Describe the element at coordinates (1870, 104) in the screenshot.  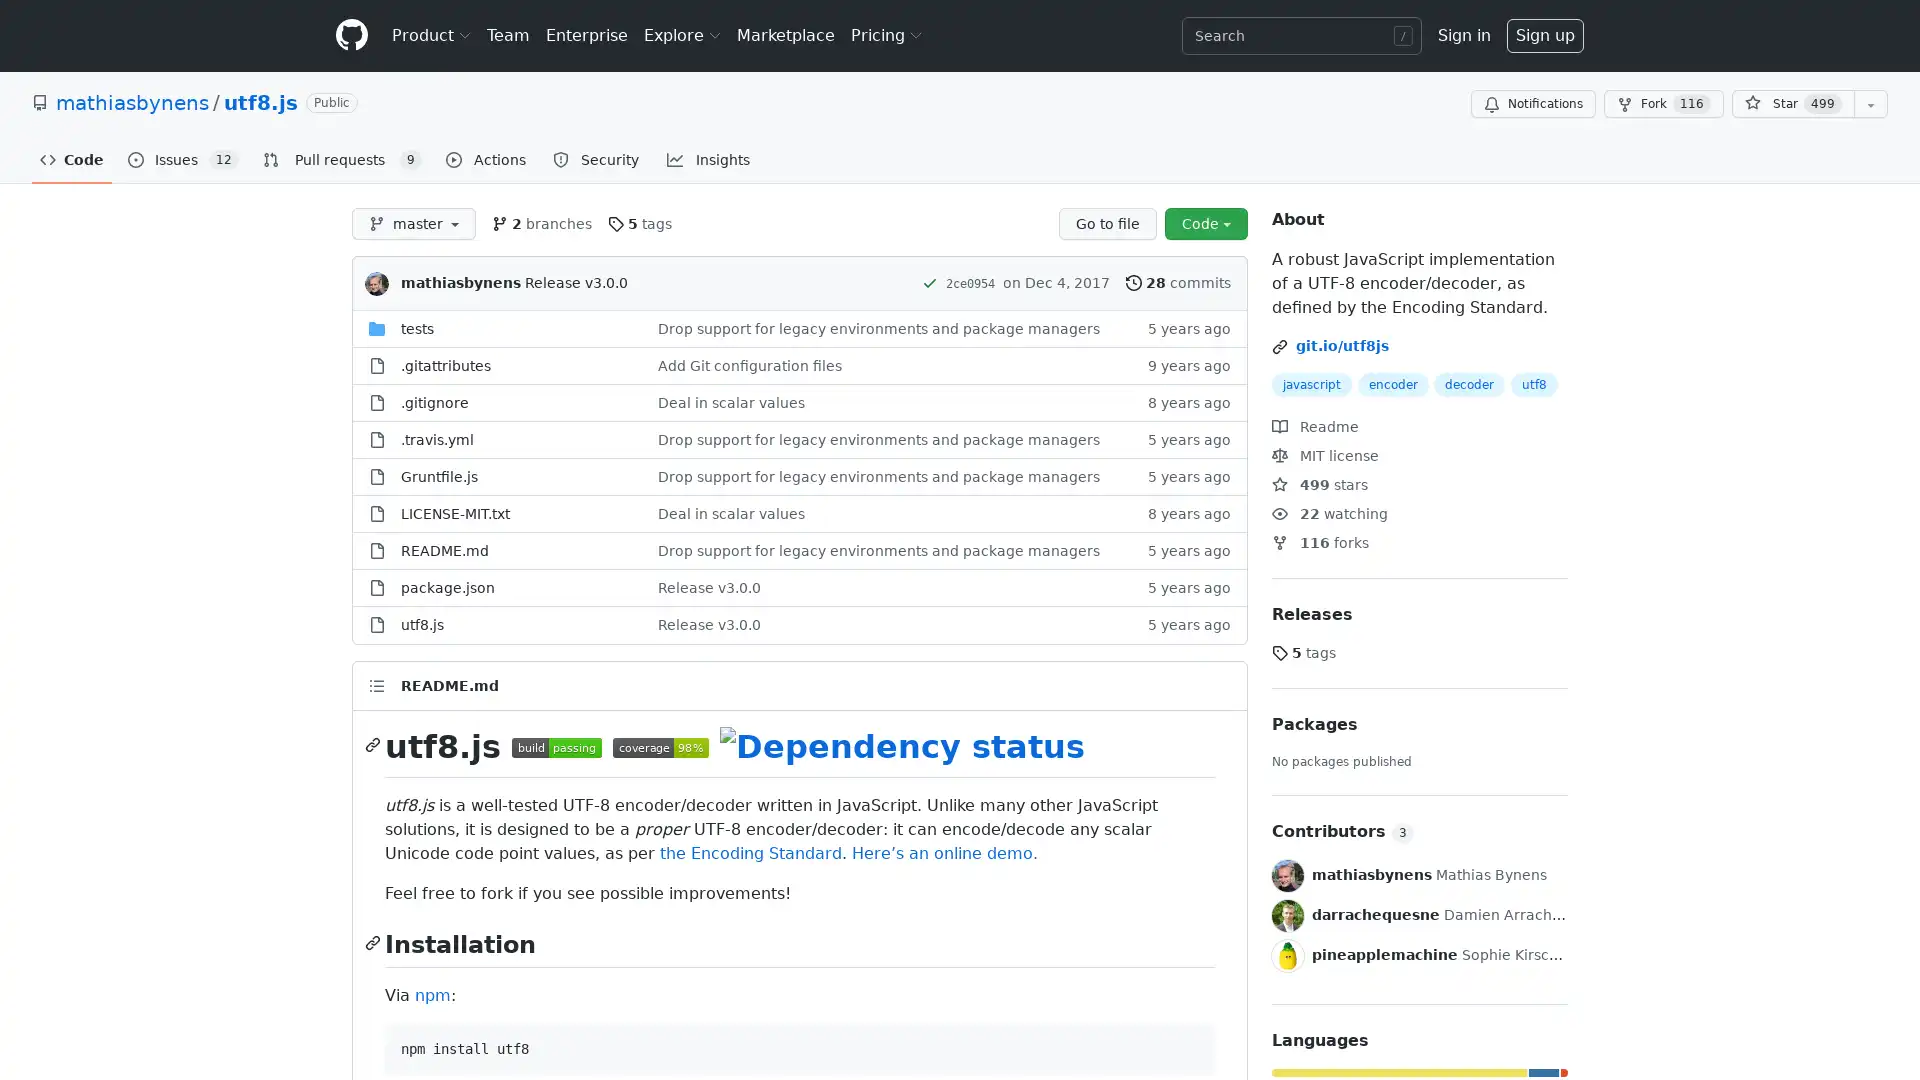
I see `You must be signed in to add this repository to a list` at that location.